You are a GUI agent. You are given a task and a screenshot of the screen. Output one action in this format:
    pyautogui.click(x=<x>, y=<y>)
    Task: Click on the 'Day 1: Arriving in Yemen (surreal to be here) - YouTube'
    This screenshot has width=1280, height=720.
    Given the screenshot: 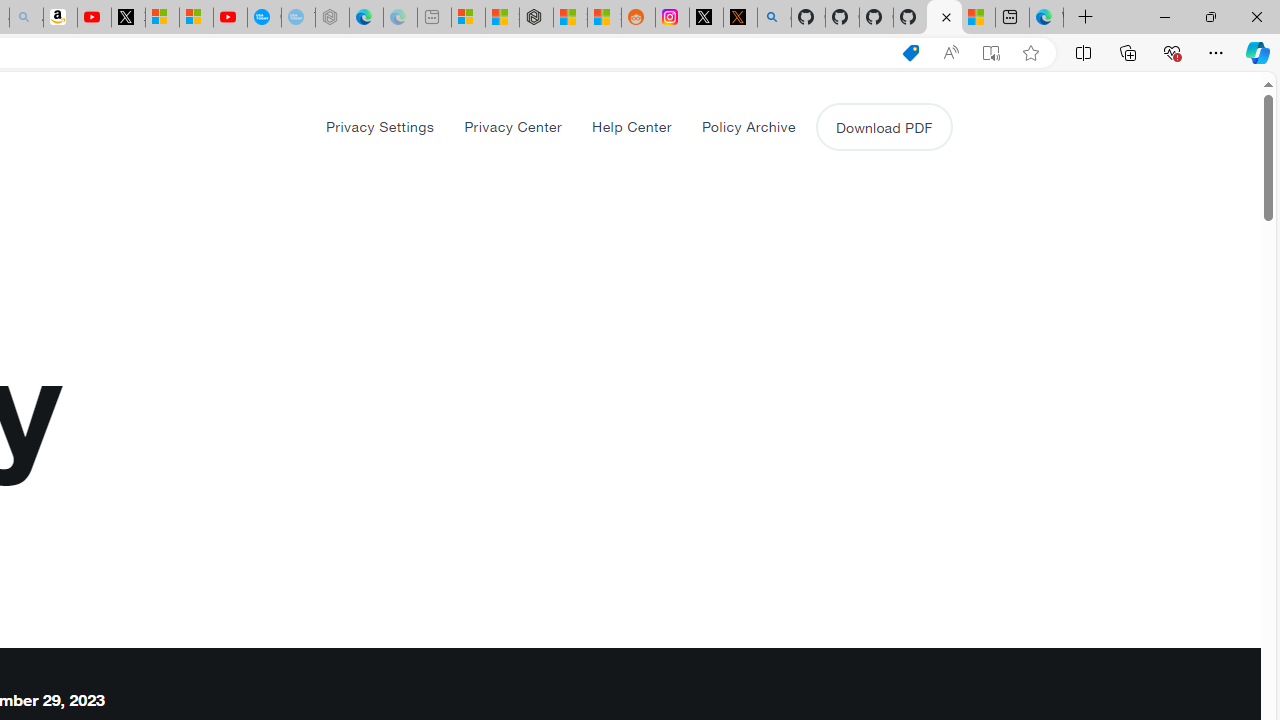 What is the action you would take?
    pyautogui.click(x=93, y=17)
    